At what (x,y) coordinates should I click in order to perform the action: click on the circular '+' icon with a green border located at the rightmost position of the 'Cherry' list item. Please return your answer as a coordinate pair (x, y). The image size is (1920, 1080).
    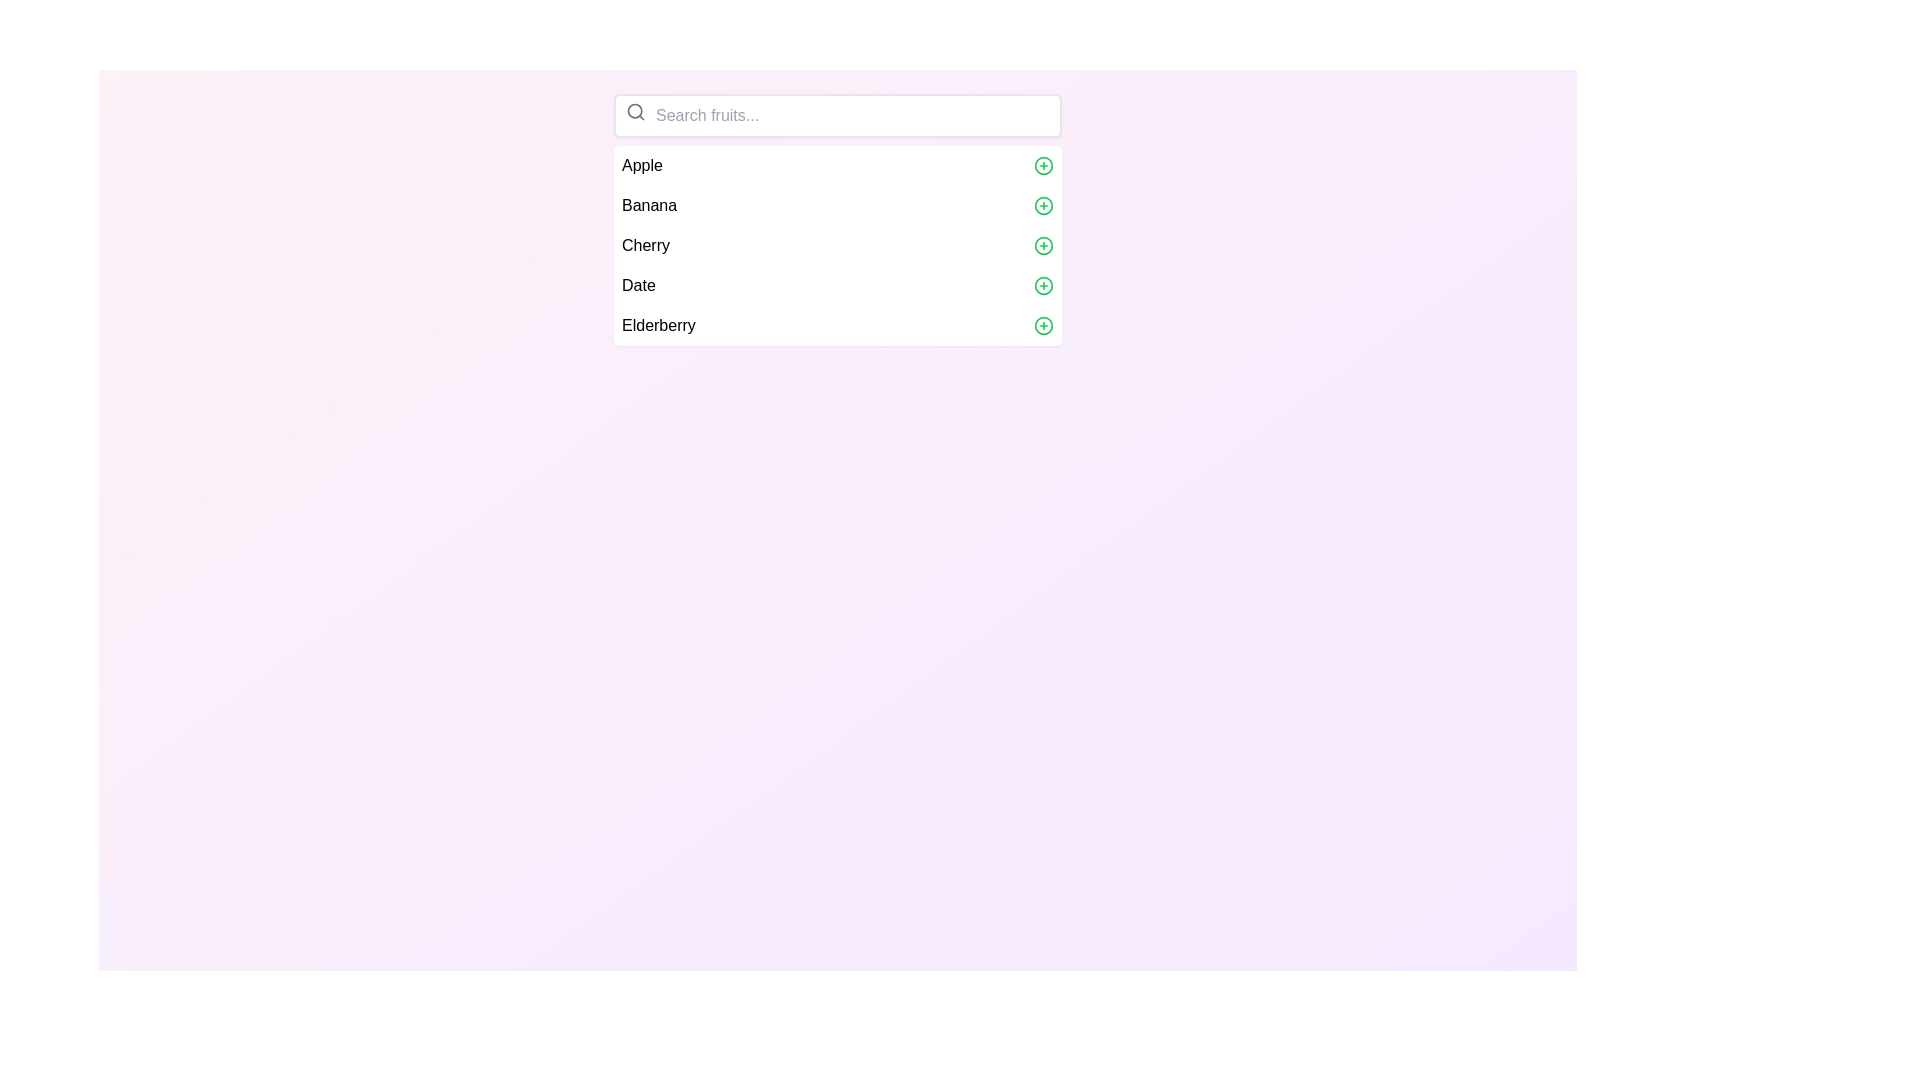
    Looking at the image, I should click on (1042, 245).